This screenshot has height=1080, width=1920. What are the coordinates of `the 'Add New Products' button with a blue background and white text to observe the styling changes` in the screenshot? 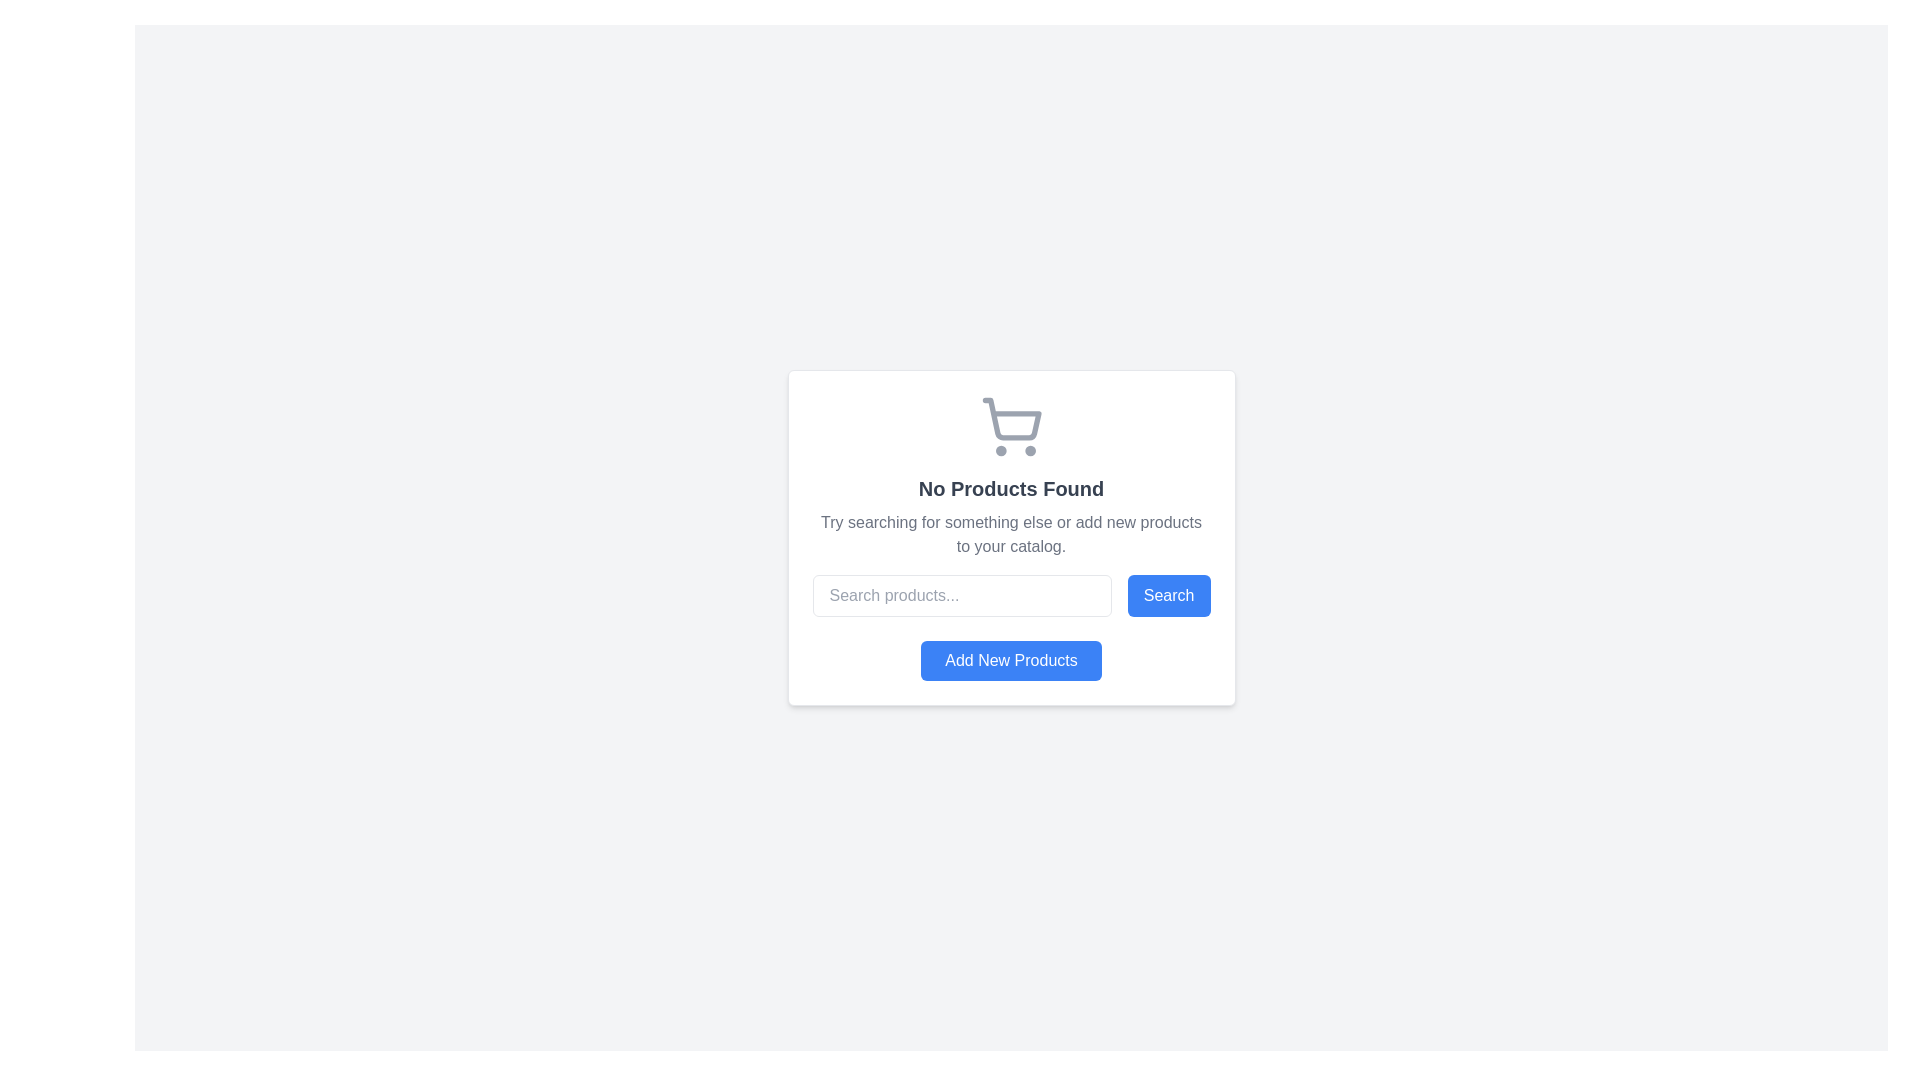 It's located at (1011, 660).